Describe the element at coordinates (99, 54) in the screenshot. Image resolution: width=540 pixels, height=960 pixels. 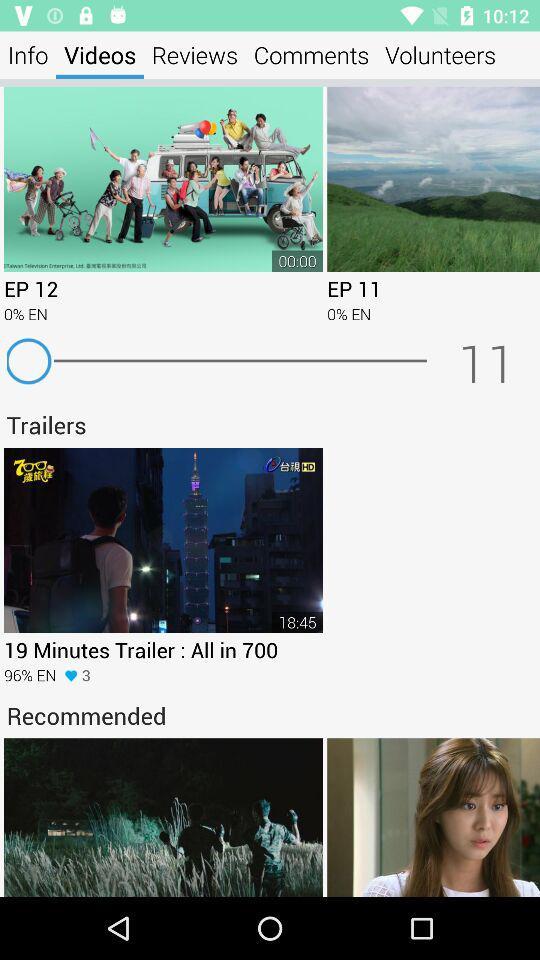
I see `the videos` at that location.